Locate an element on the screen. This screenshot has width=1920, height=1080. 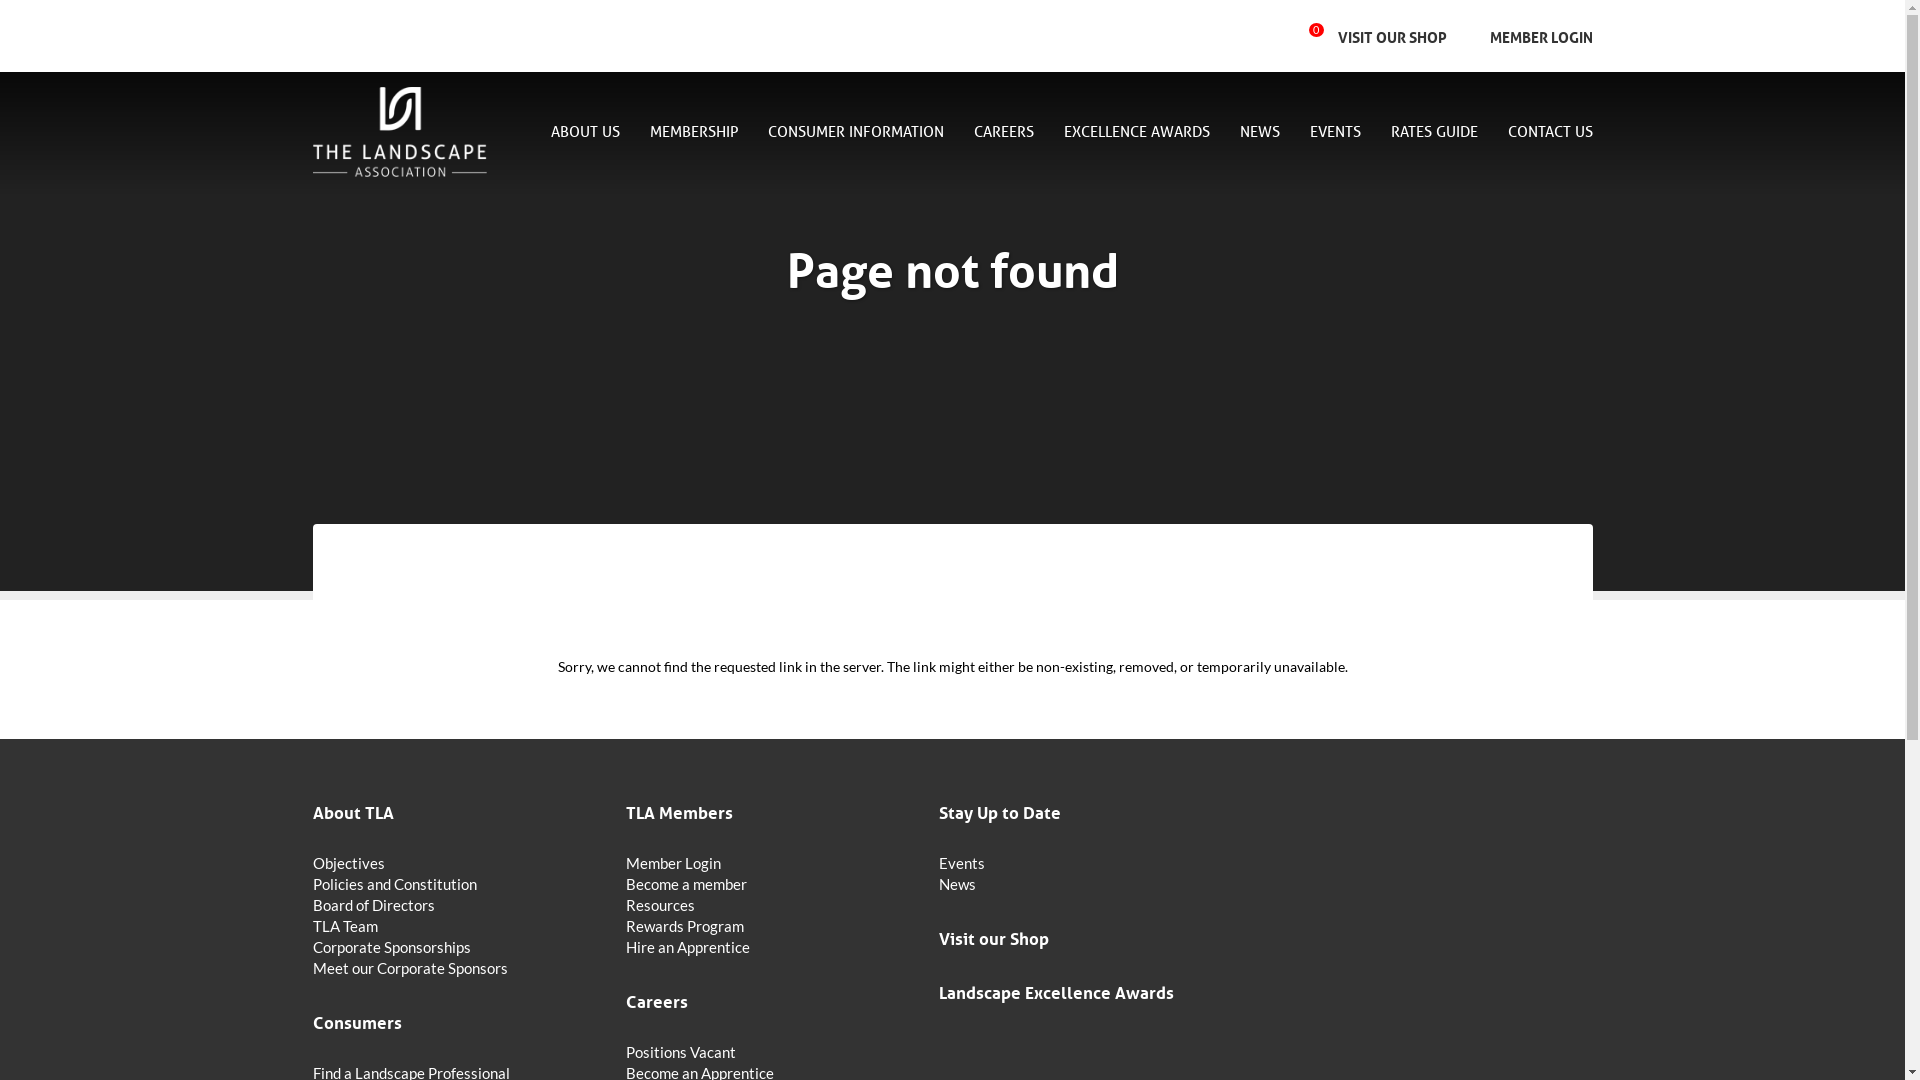
'MEMBERSHIP' is located at coordinates (694, 133).